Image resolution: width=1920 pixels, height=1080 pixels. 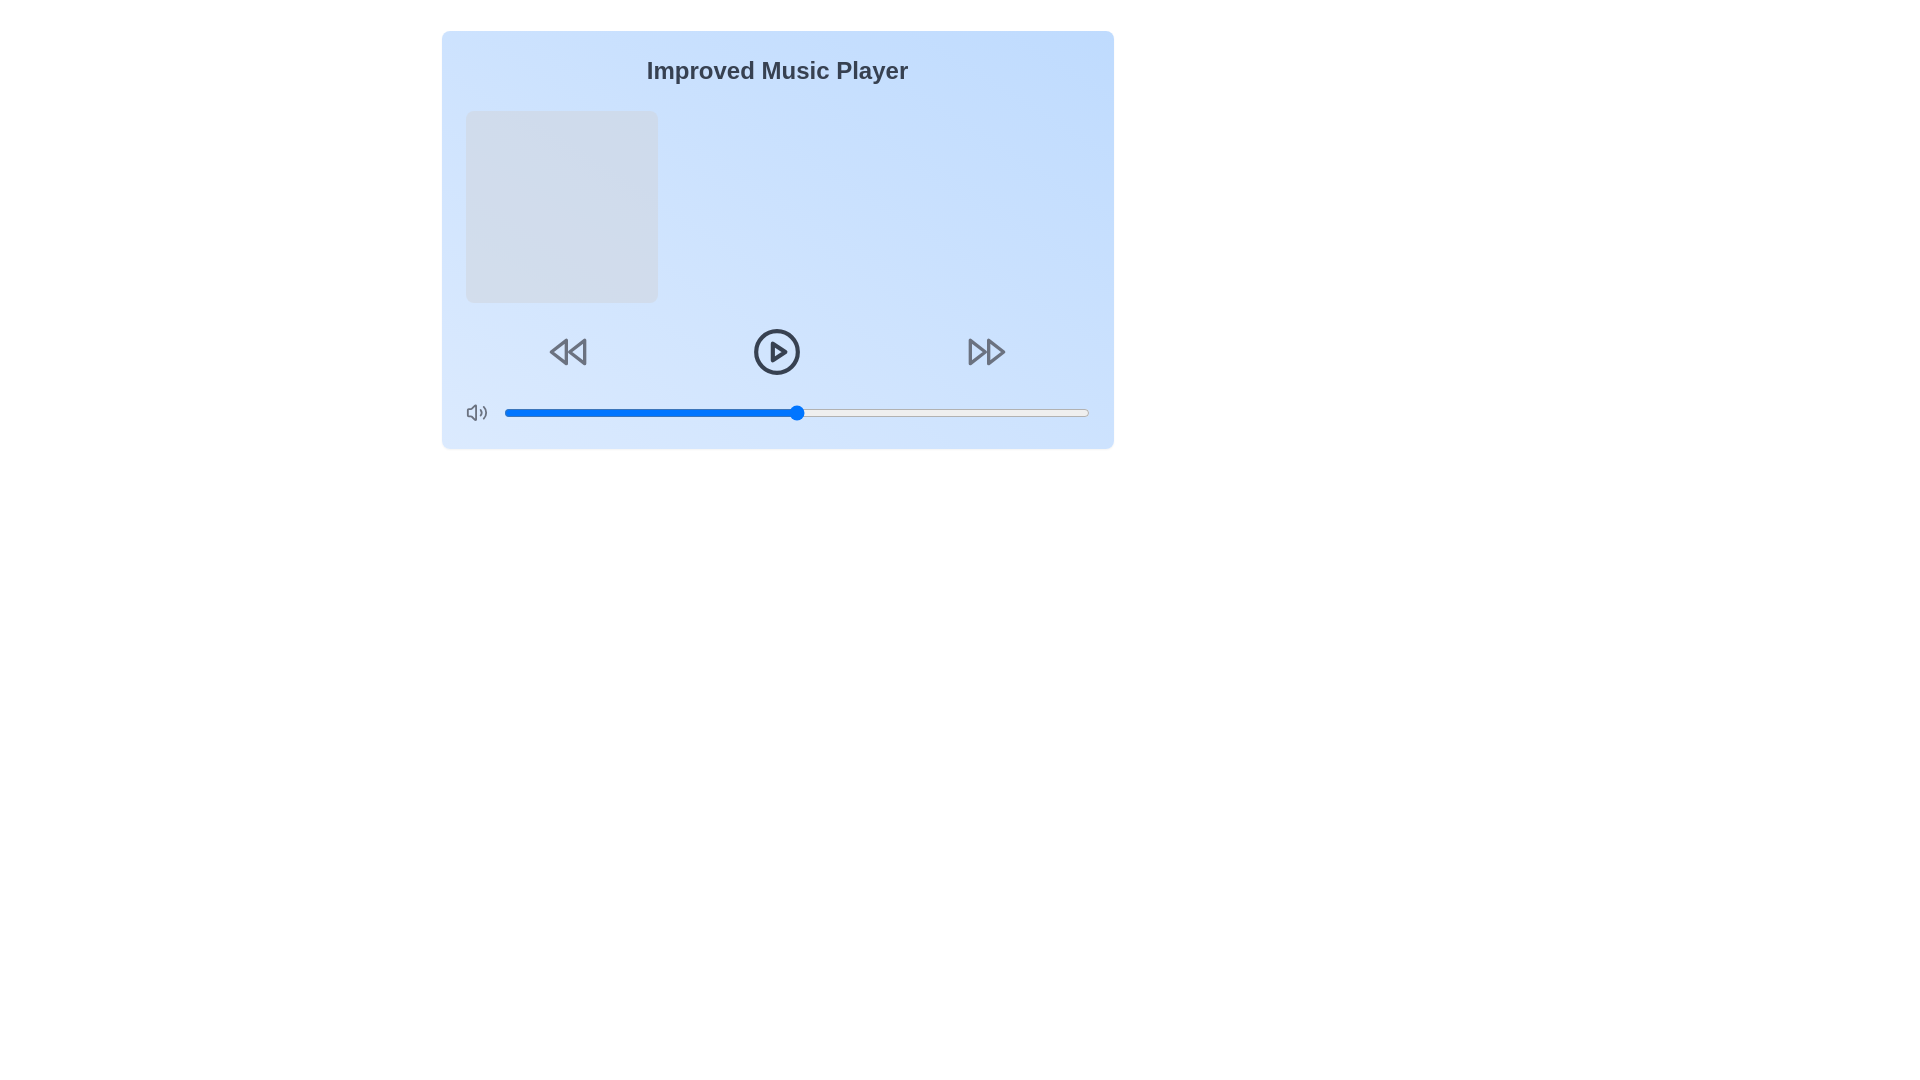 What do you see at coordinates (776, 350) in the screenshot?
I see `the circular play button with a dark gray play icon, which is centrally located within the playback controls to play the media` at bounding box center [776, 350].